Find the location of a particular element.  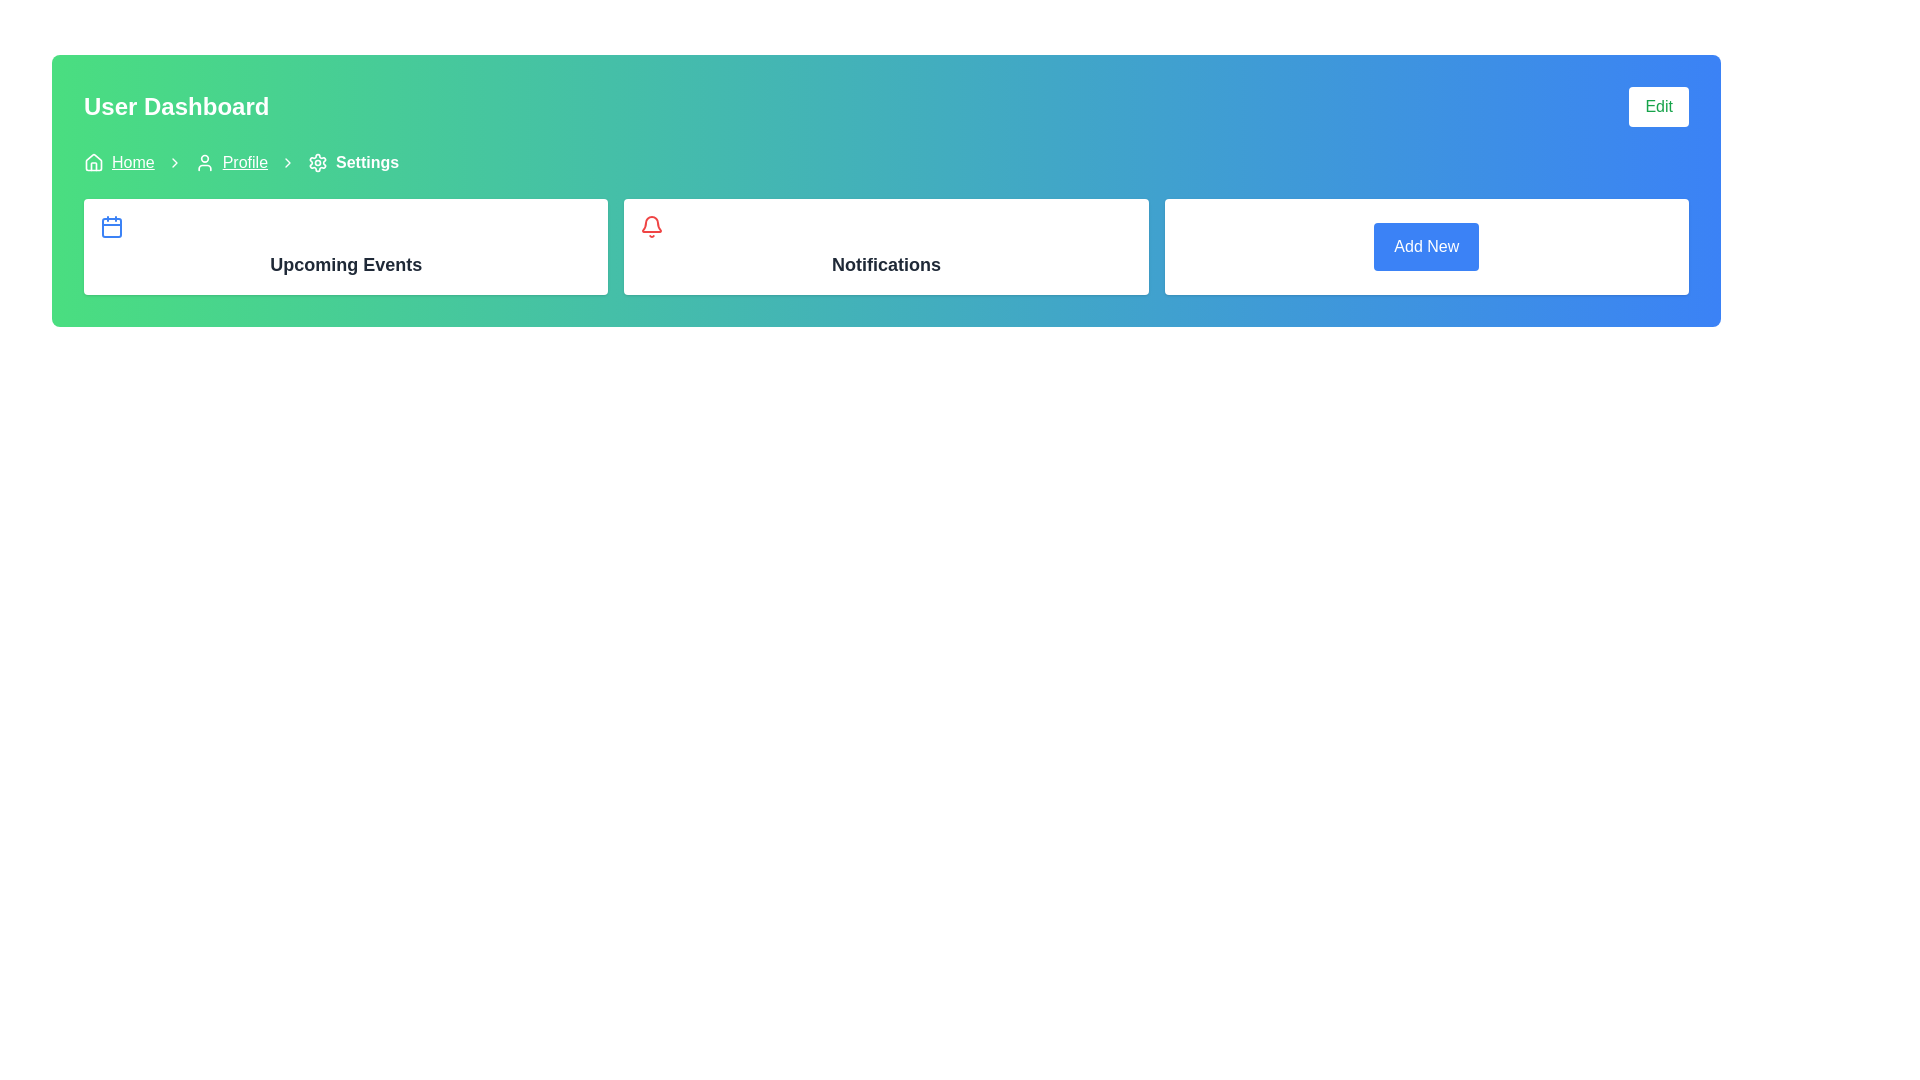

the second chevron-shaped icon in the breadcrumb navigation, located between 'Profile' and 'Settings' is located at coordinates (287, 161).